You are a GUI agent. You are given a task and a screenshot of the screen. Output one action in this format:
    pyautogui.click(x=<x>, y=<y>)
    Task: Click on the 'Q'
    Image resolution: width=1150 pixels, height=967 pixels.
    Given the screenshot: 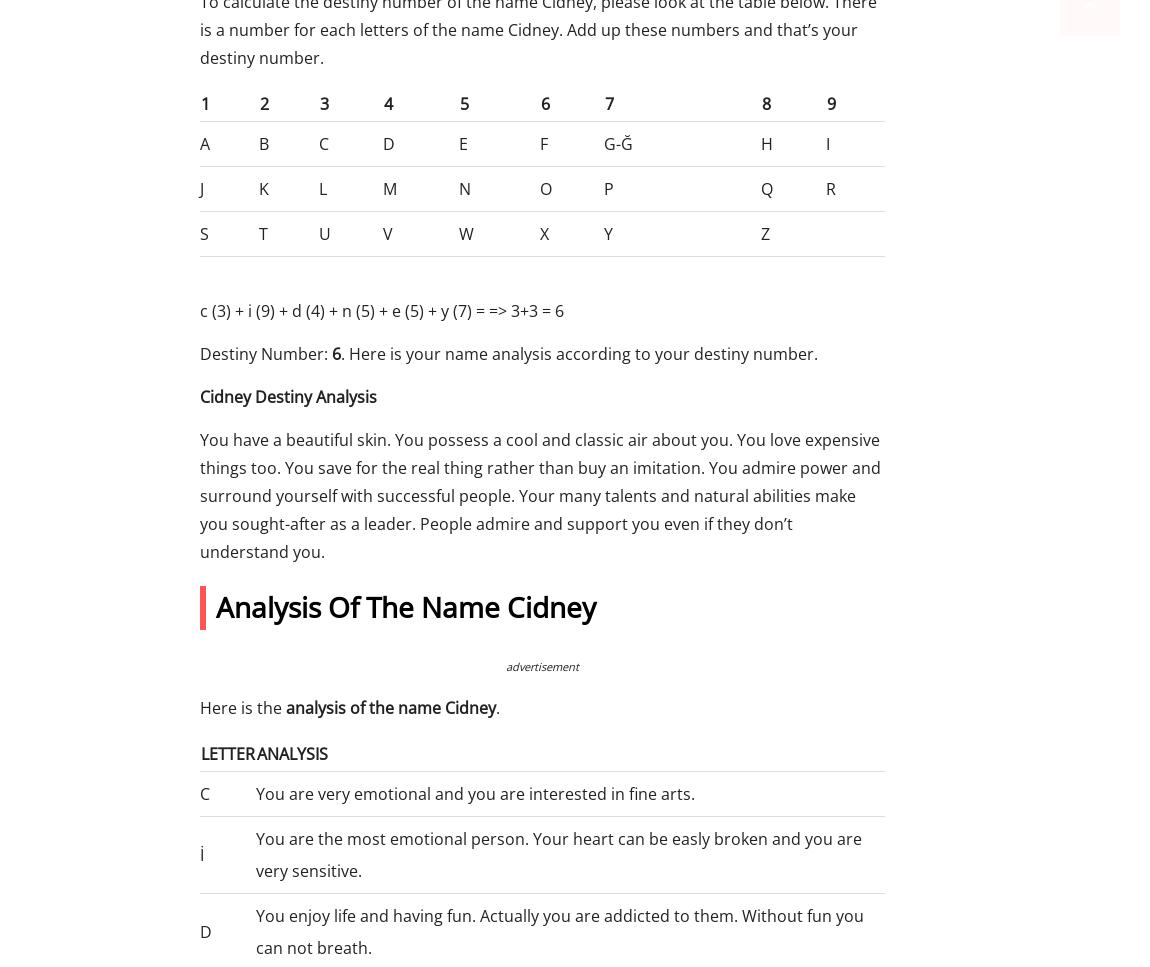 What is the action you would take?
    pyautogui.click(x=765, y=187)
    